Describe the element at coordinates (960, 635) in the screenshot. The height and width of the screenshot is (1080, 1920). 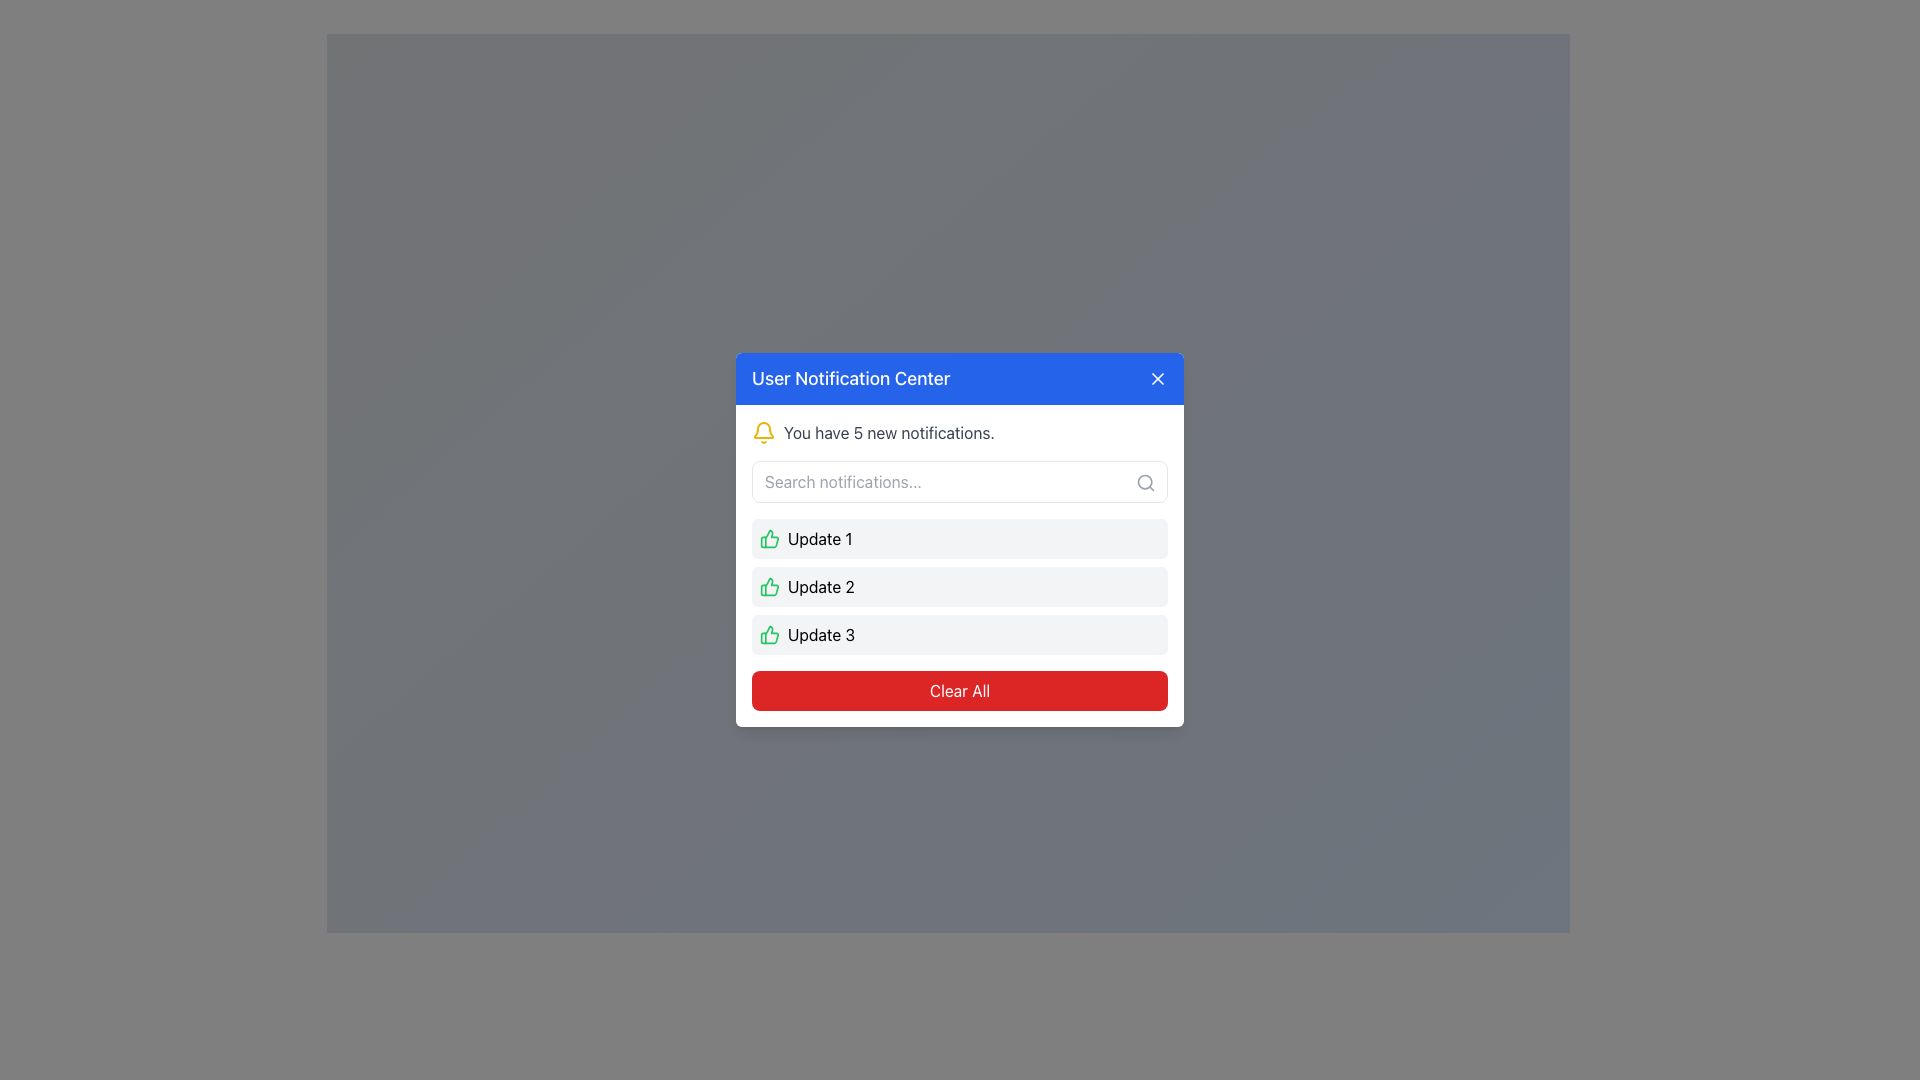
I see `the third list item labeled 'Update 3'` at that location.